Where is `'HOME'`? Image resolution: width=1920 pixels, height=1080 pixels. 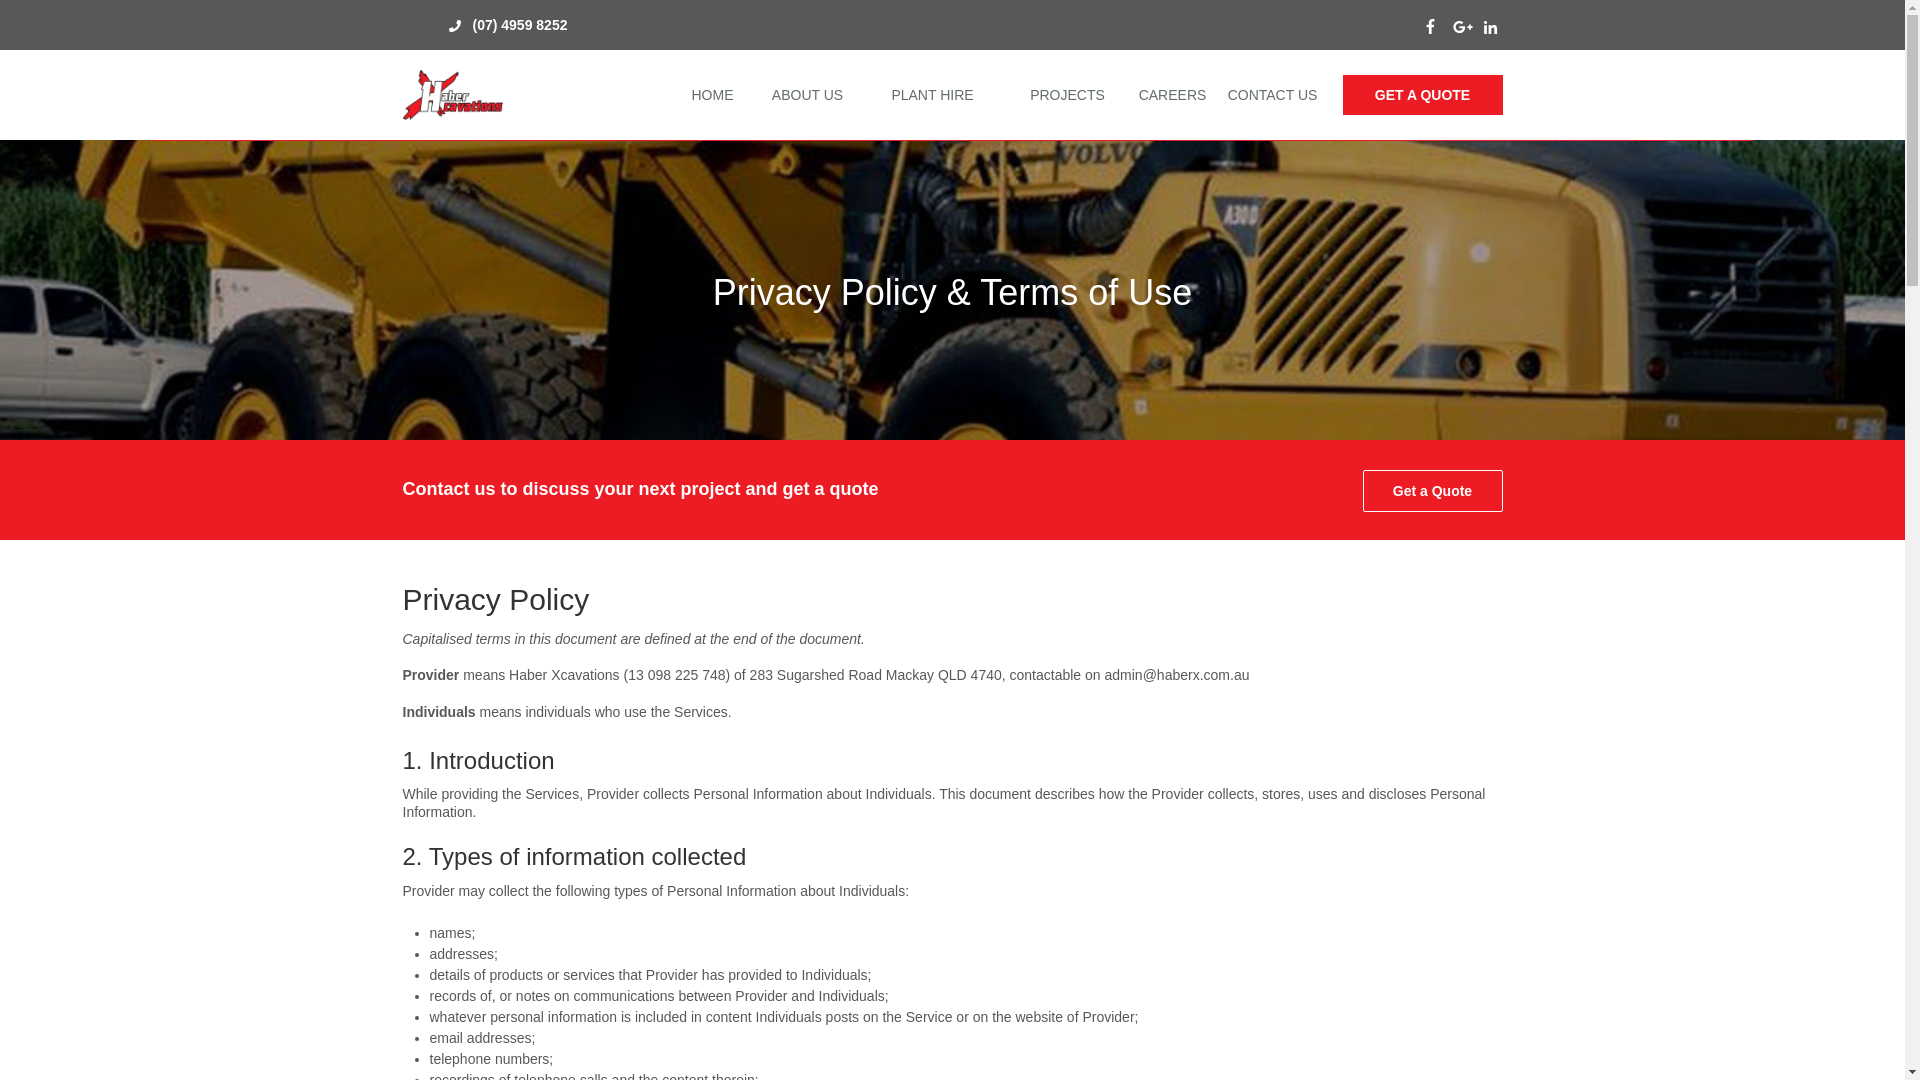 'HOME' is located at coordinates (681, 95).